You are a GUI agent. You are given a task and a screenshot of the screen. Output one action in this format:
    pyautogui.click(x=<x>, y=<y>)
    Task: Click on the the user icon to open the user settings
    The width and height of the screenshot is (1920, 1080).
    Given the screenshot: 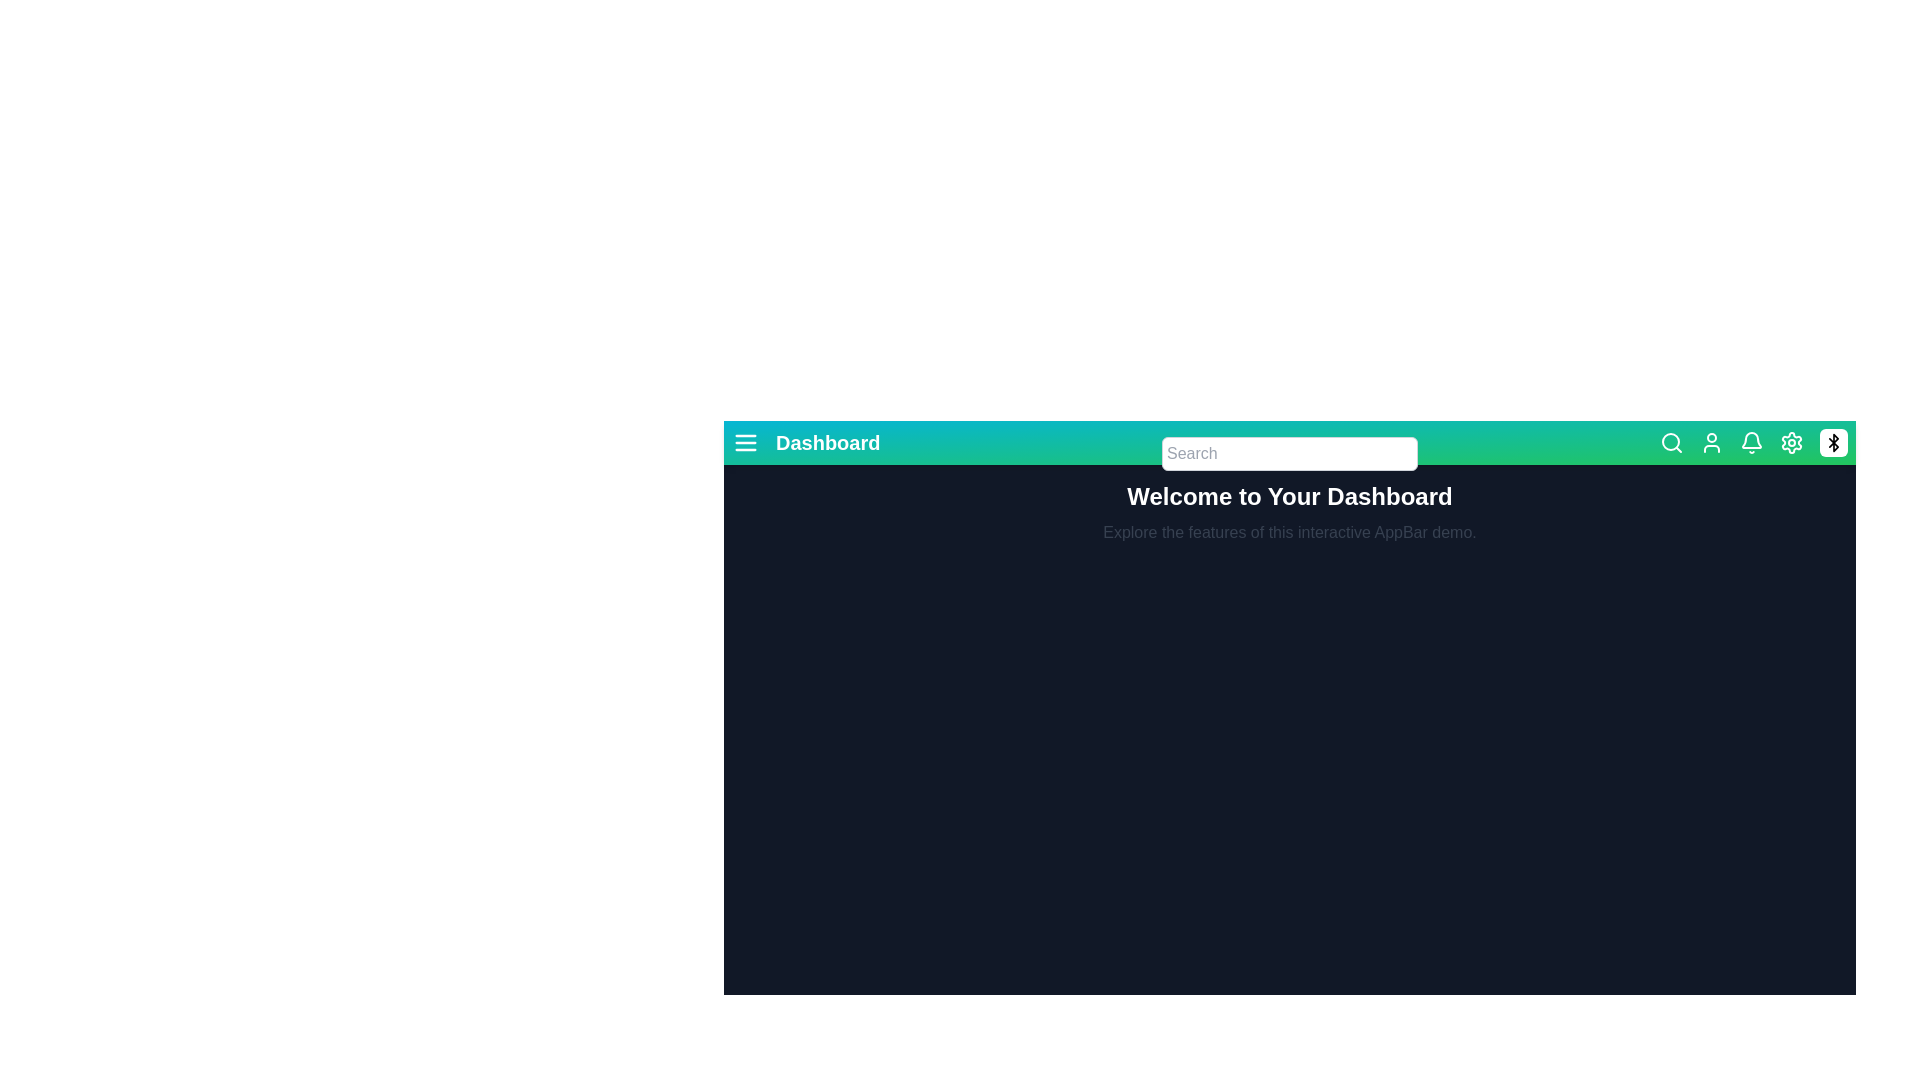 What is the action you would take?
    pyautogui.click(x=1711, y=442)
    